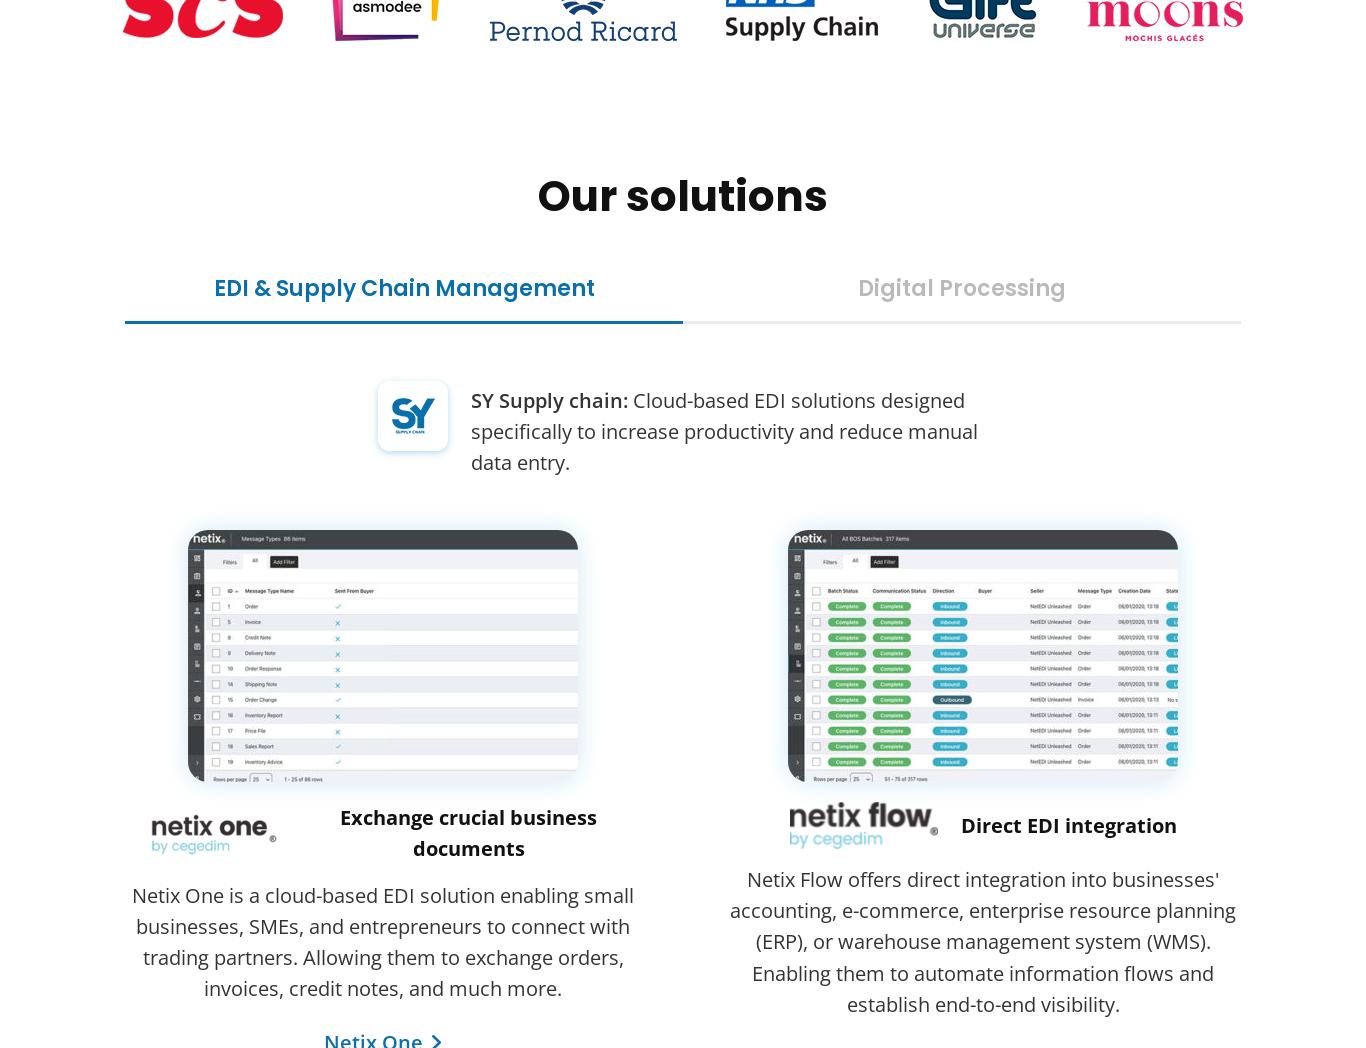 Image resolution: width=1366 pixels, height=1048 pixels. Describe the element at coordinates (372, 746) in the screenshot. I see `'What are the most commonly used EDI standards?'` at that location.